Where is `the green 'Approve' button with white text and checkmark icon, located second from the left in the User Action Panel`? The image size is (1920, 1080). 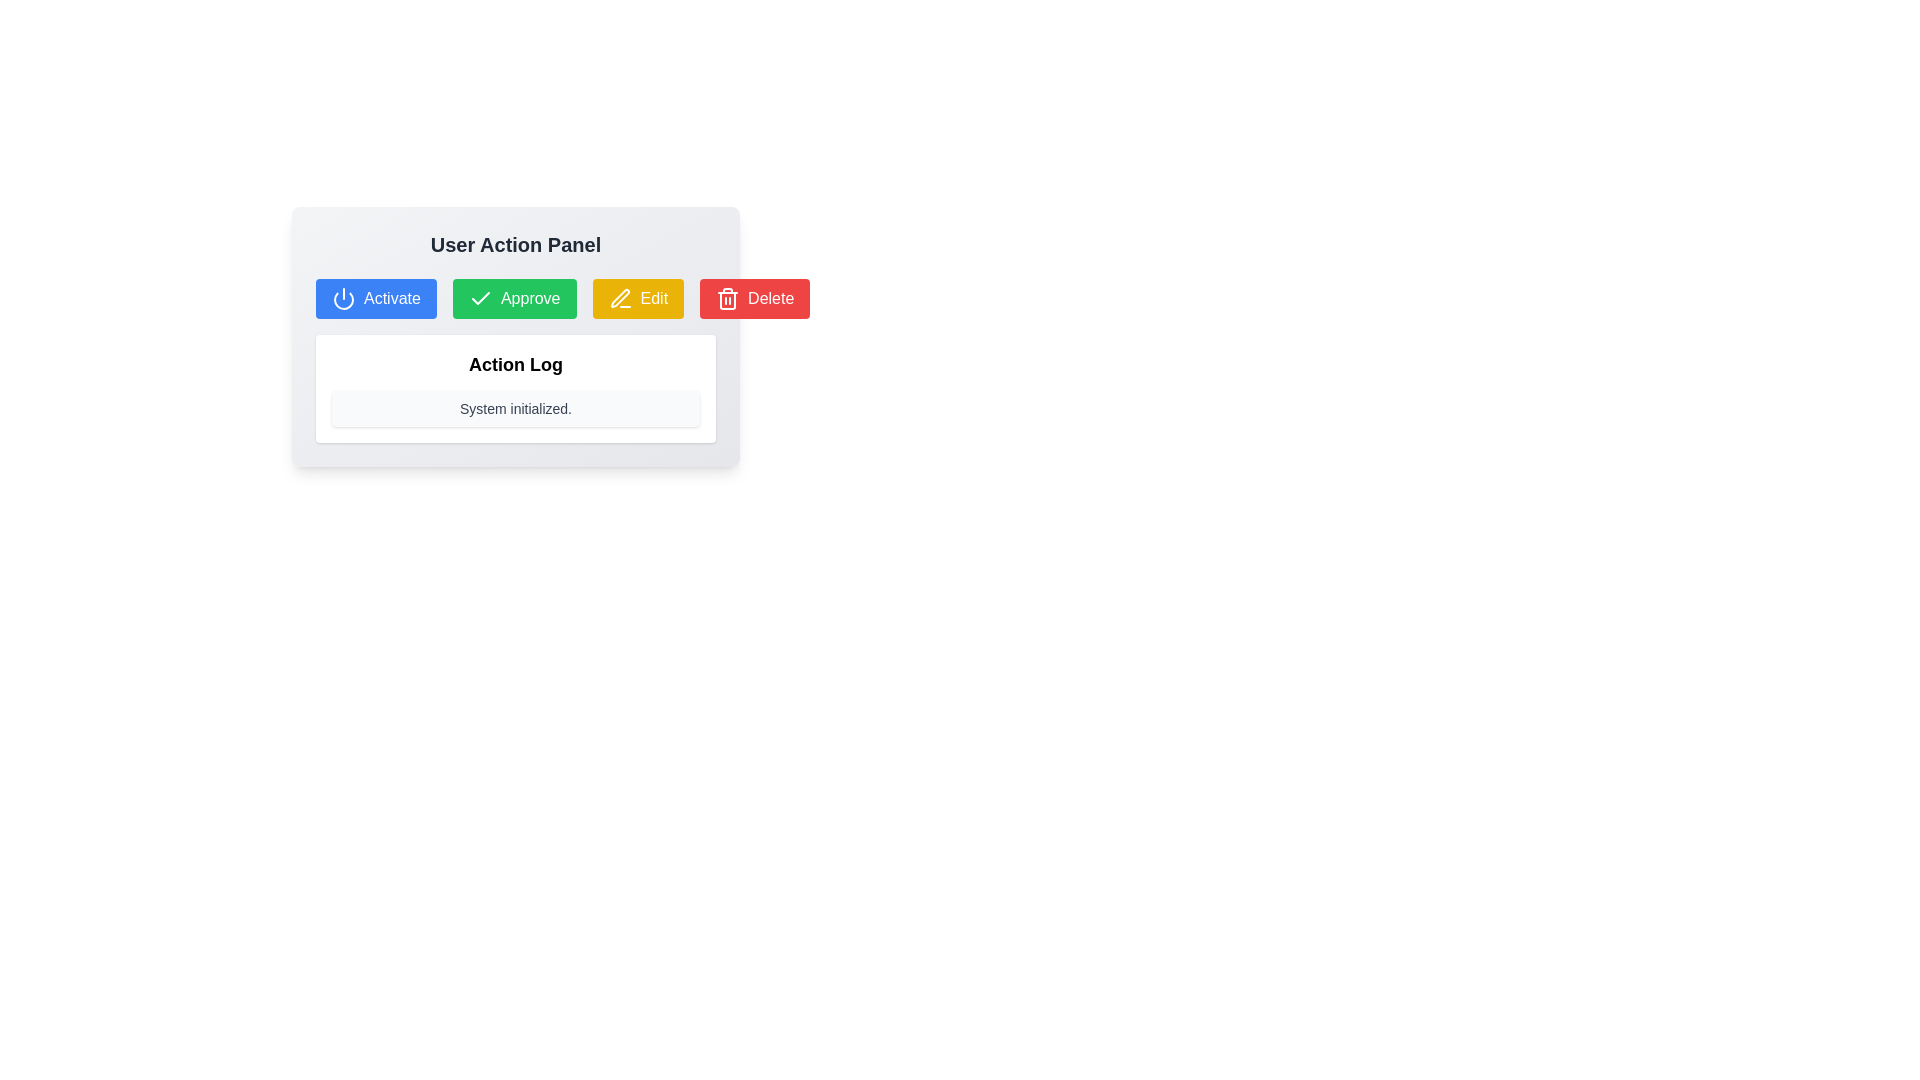
the green 'Approve' button with white text and checkmark icon, located second from the left in the User Action Panel is located at coordinates (514, 299).